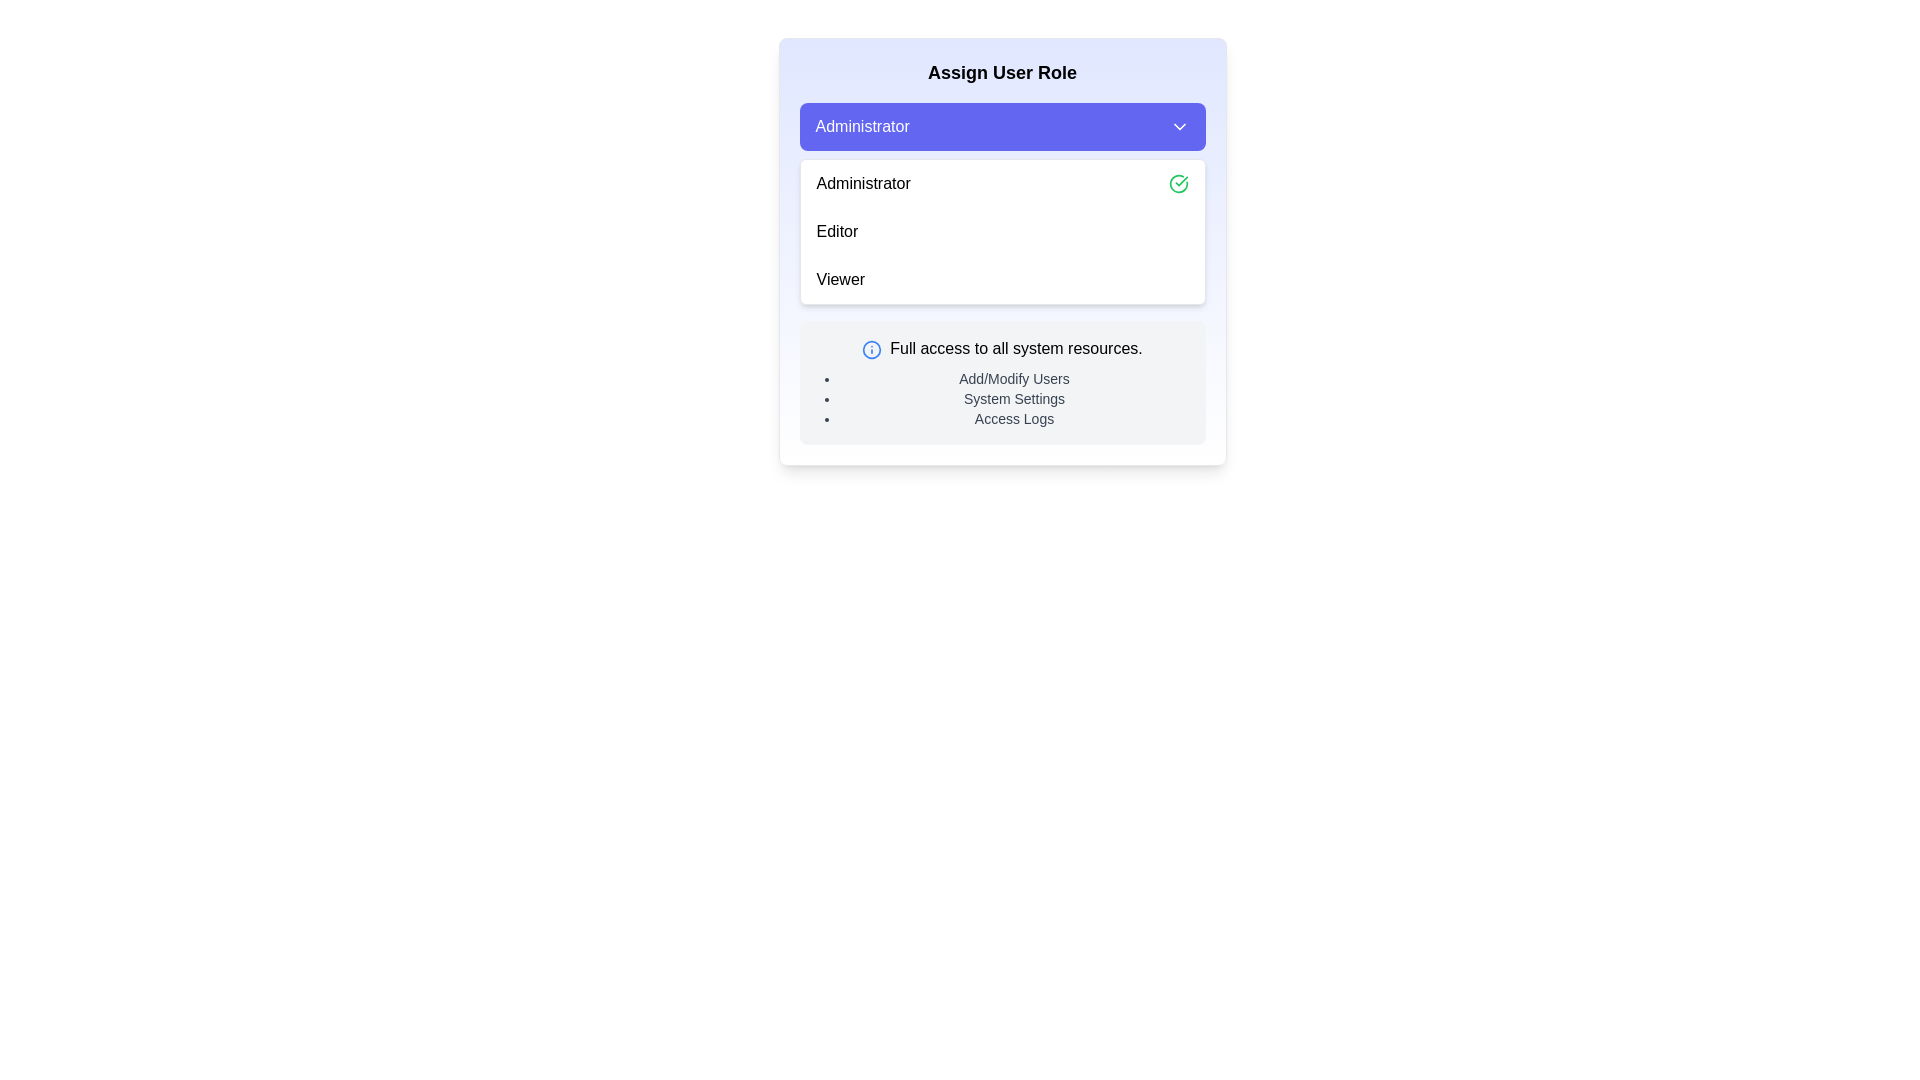  Describe the element at coordinates (1002, 127) in the screenshot. I see `the interactive dropdown button located in the upper middle area of the 'Assign User Role' panel` at that location.